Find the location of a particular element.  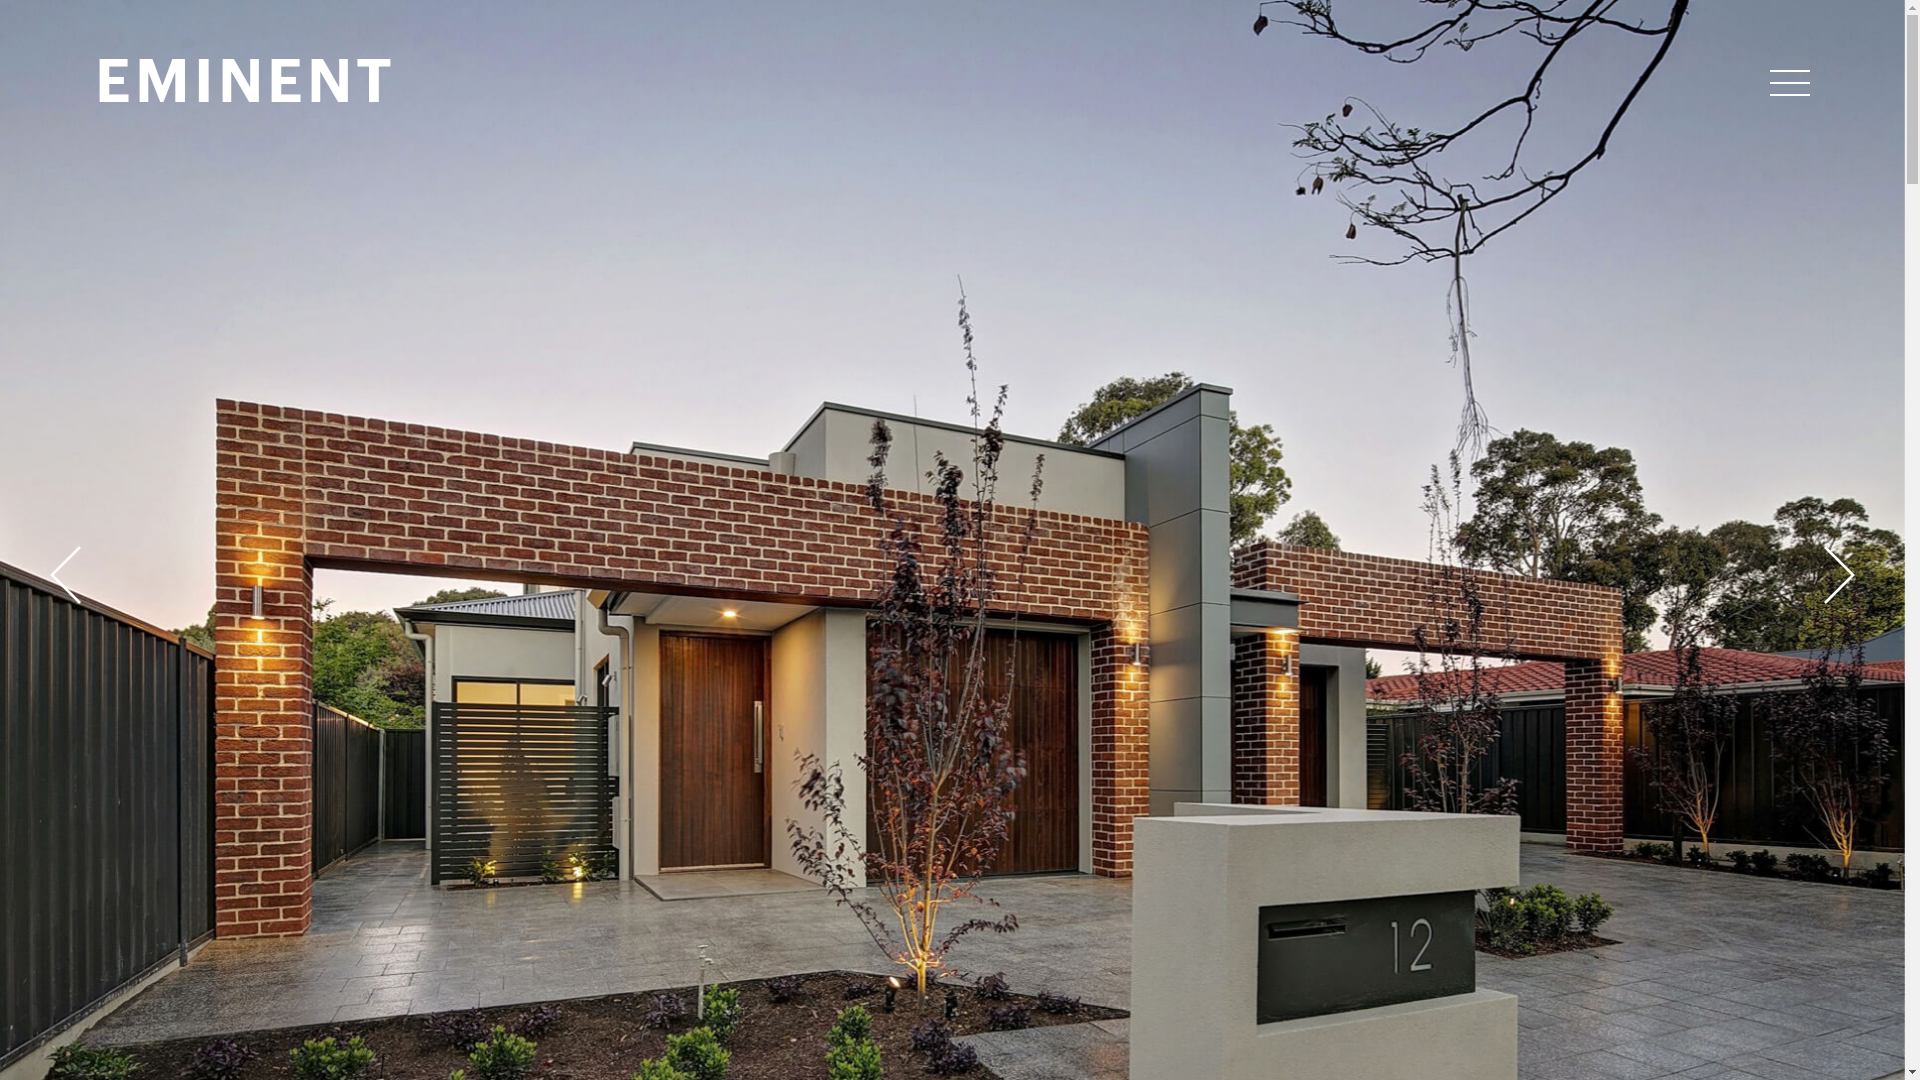

'EMINENT' is located at coordinates (244, 82).